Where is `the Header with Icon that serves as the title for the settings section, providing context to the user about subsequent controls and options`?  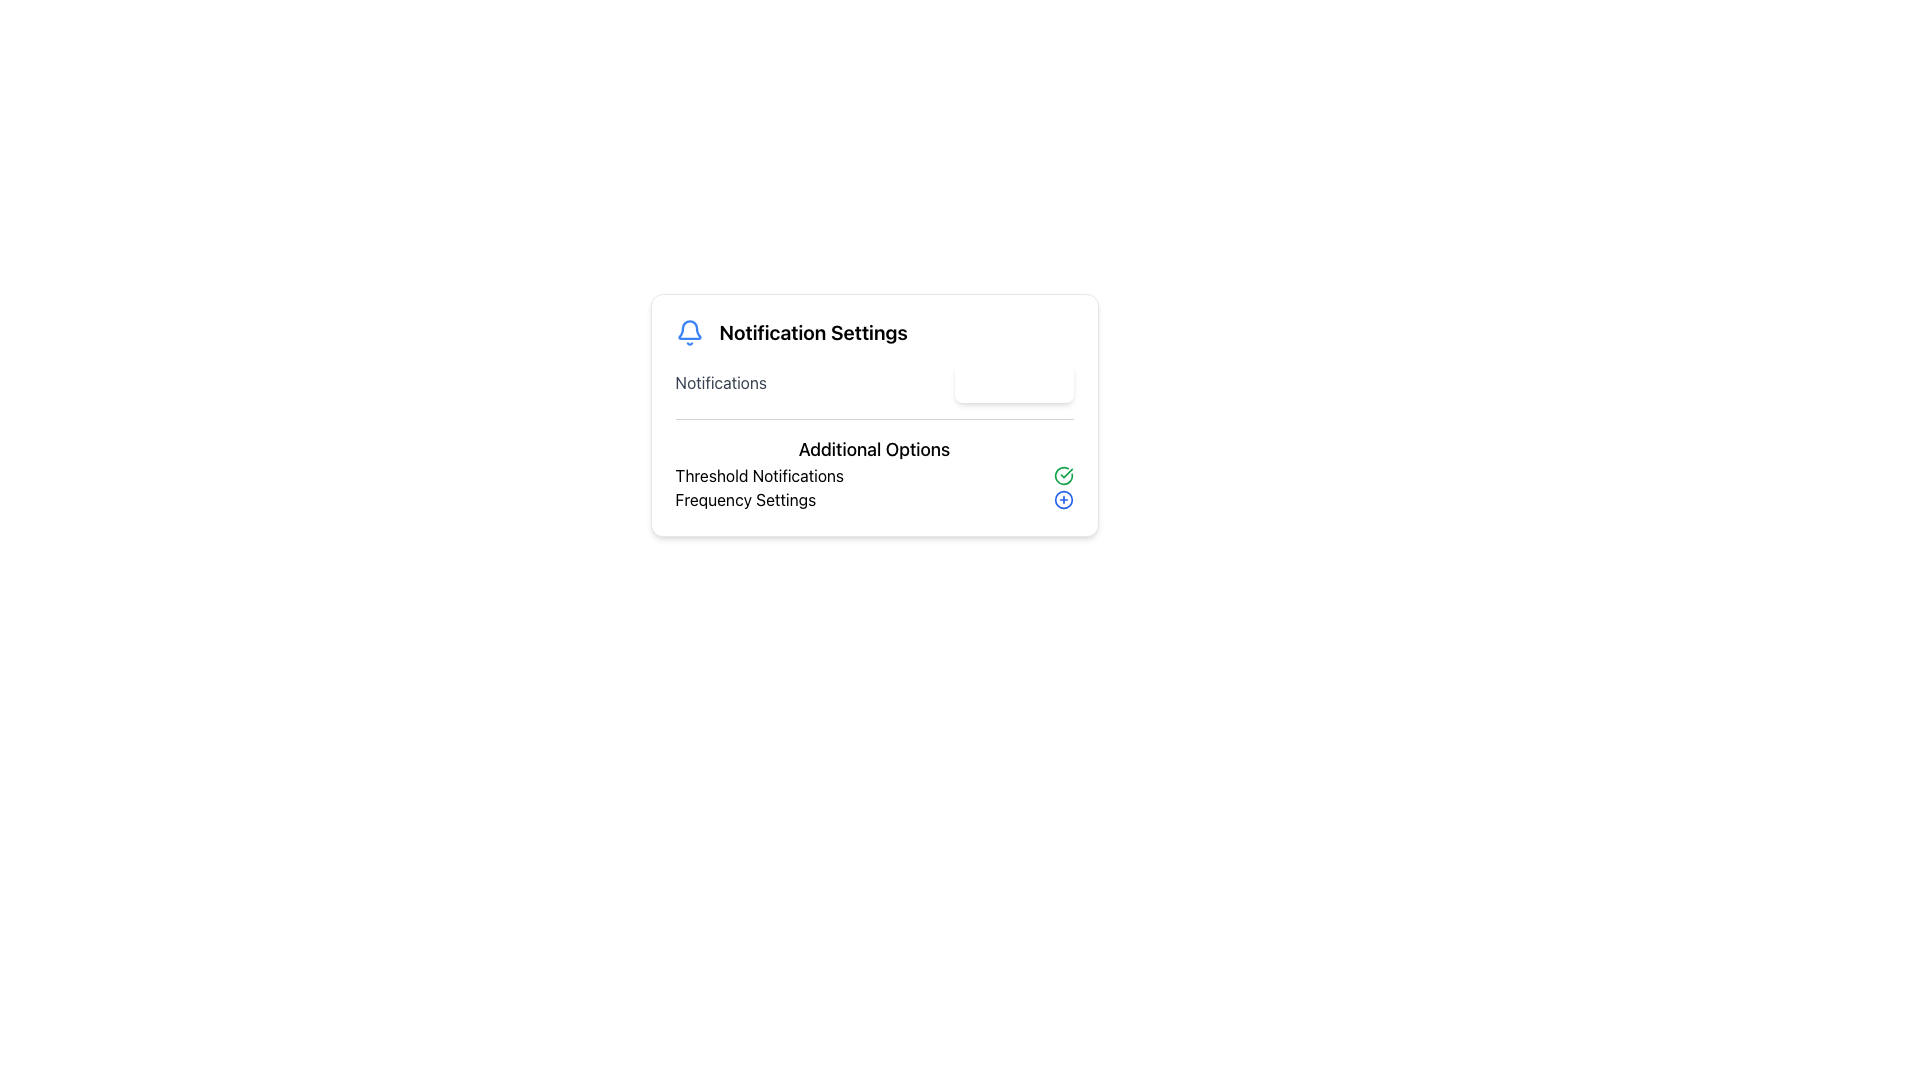 the Header with Icon that serves as the title for the settings section, providing context to the user about subsequent controls and options is located at coordinates (874, 331).